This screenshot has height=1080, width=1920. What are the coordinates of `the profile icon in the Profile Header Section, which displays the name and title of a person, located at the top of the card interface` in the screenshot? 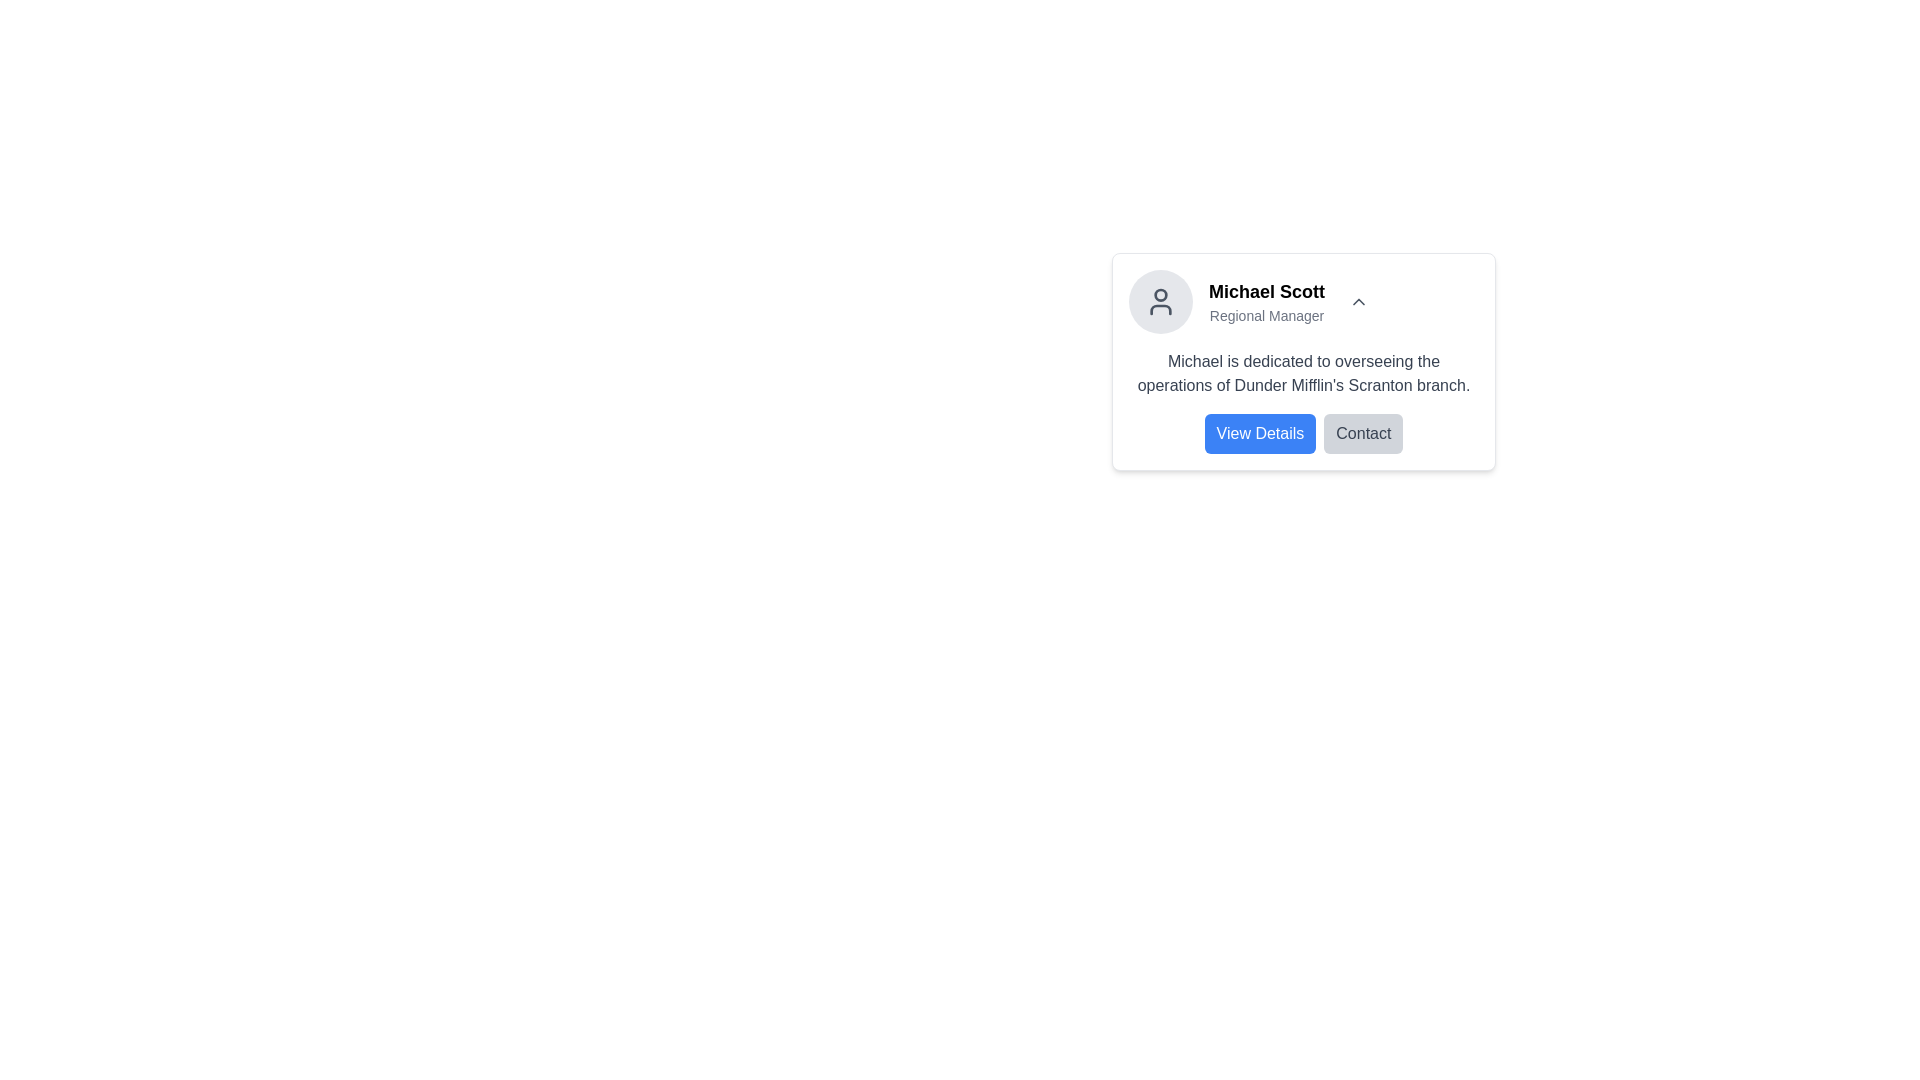 It's located at (1304, 301).